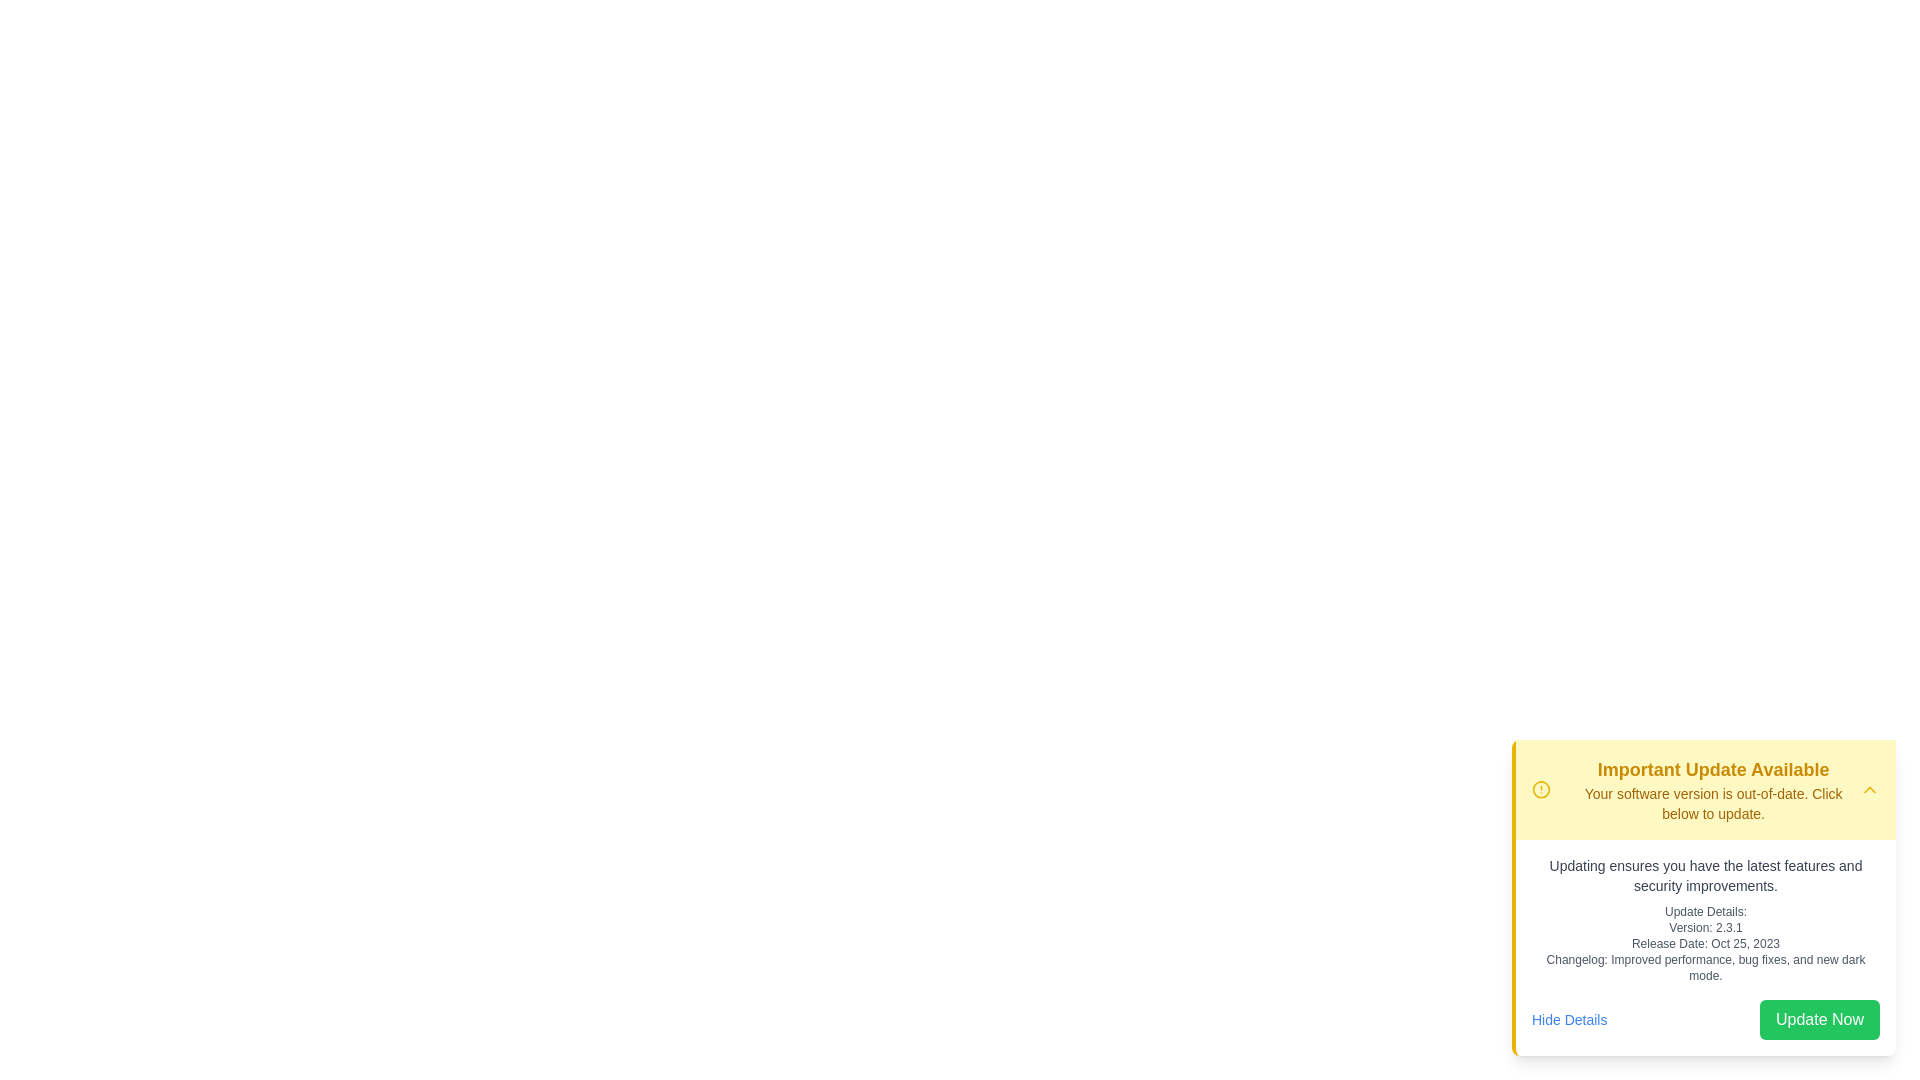 This screenshot has height=1080, width=1920. What do you see at coordinates (1712, 802) in the screenshot?
I see `the yellow text label displaying the message 'Your software version is out-of-date. Click below to update.' located below the header 'Important Update Available'` at bounding box center [1712, 802].